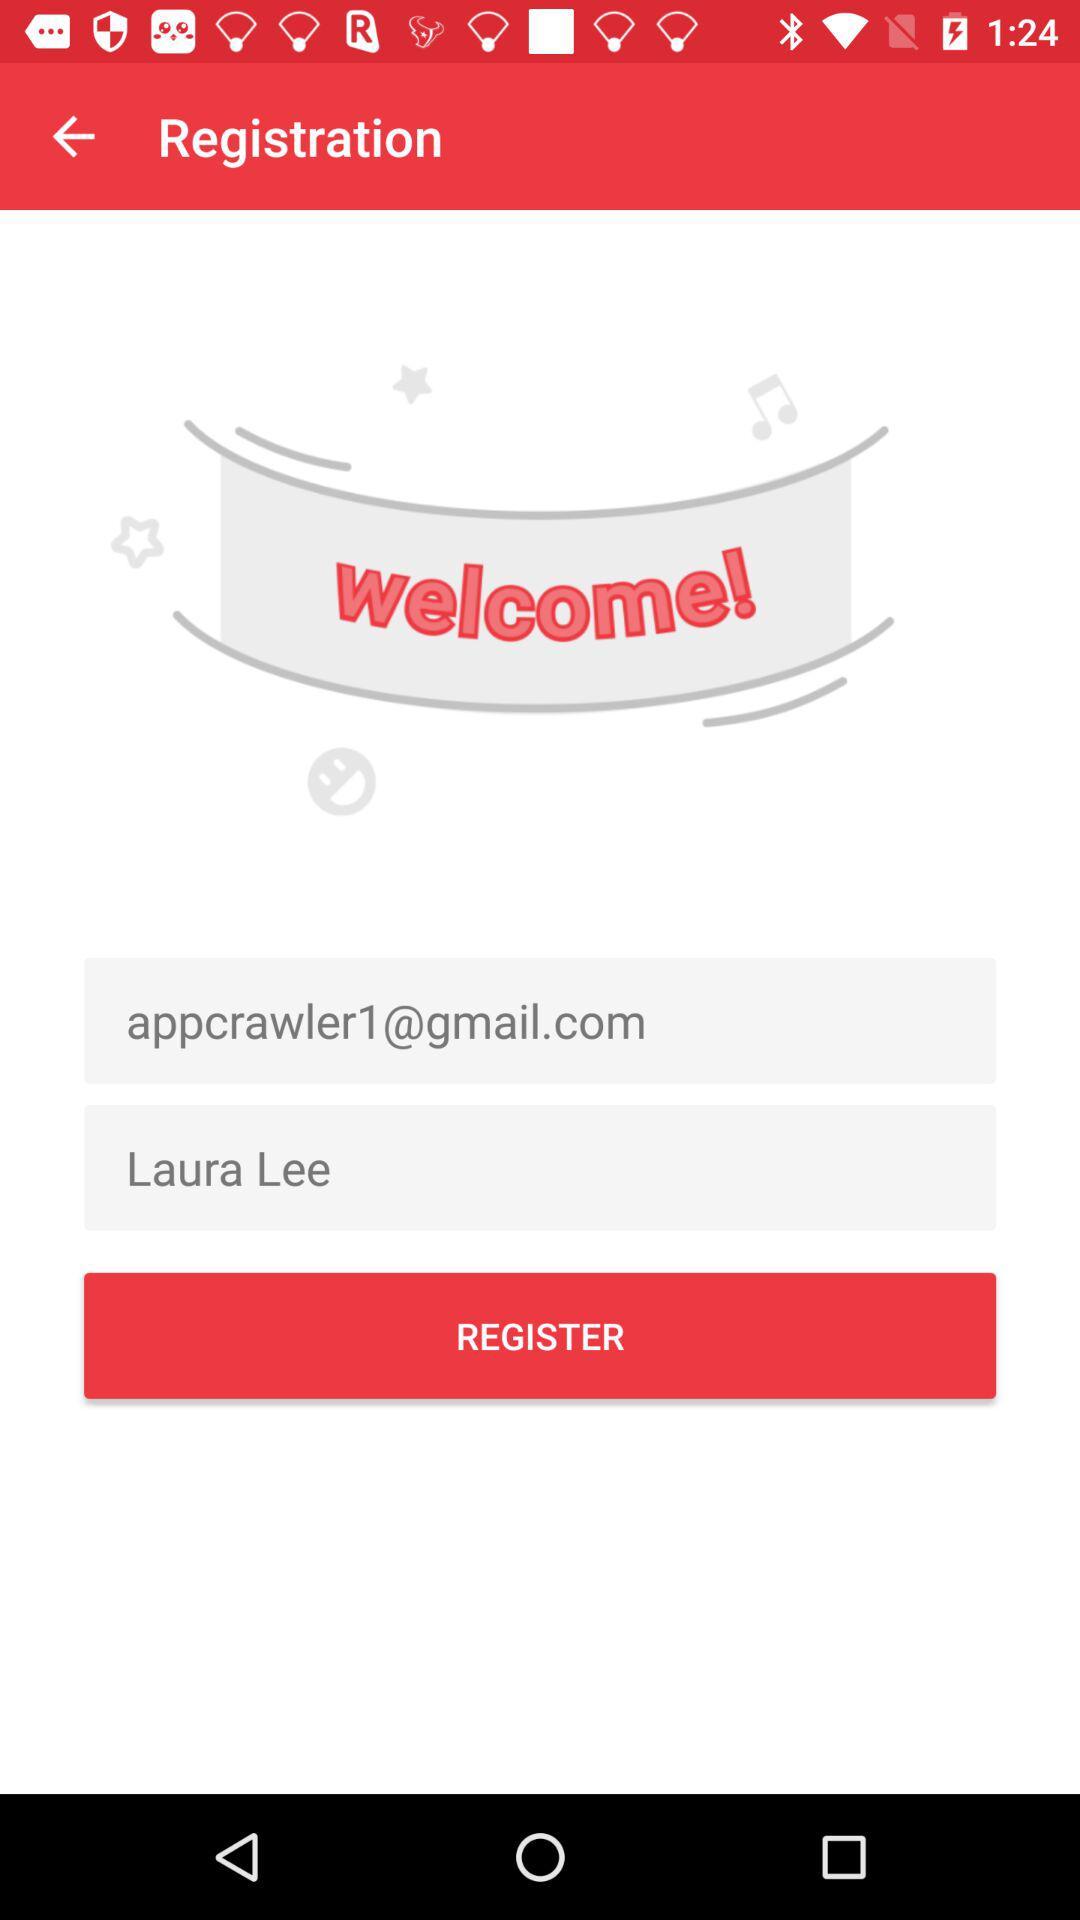  What do you see at coordinates (540, 1020) in the screenshot?
I see `appcrawler1@gmail.com` at bounding box center [540, 1020].